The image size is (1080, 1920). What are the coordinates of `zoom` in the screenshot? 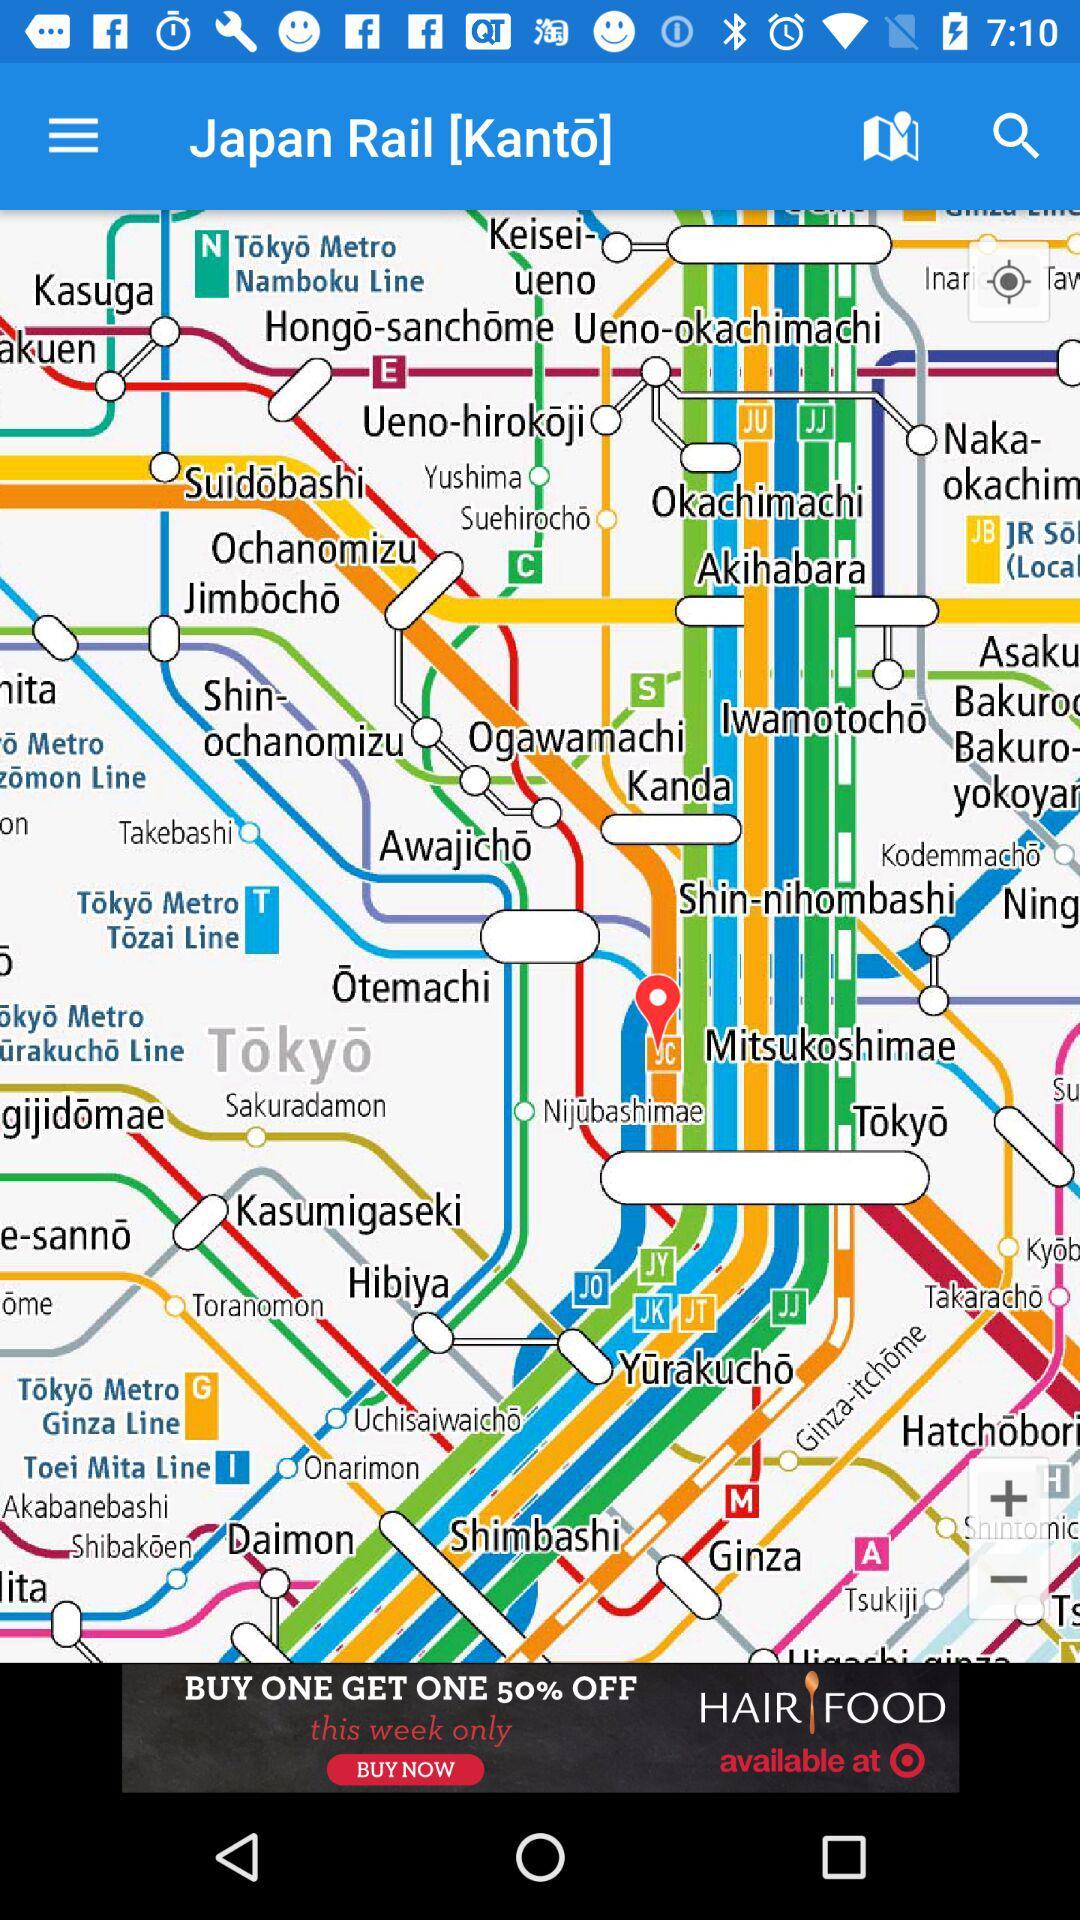 It's located at (1008, 280).